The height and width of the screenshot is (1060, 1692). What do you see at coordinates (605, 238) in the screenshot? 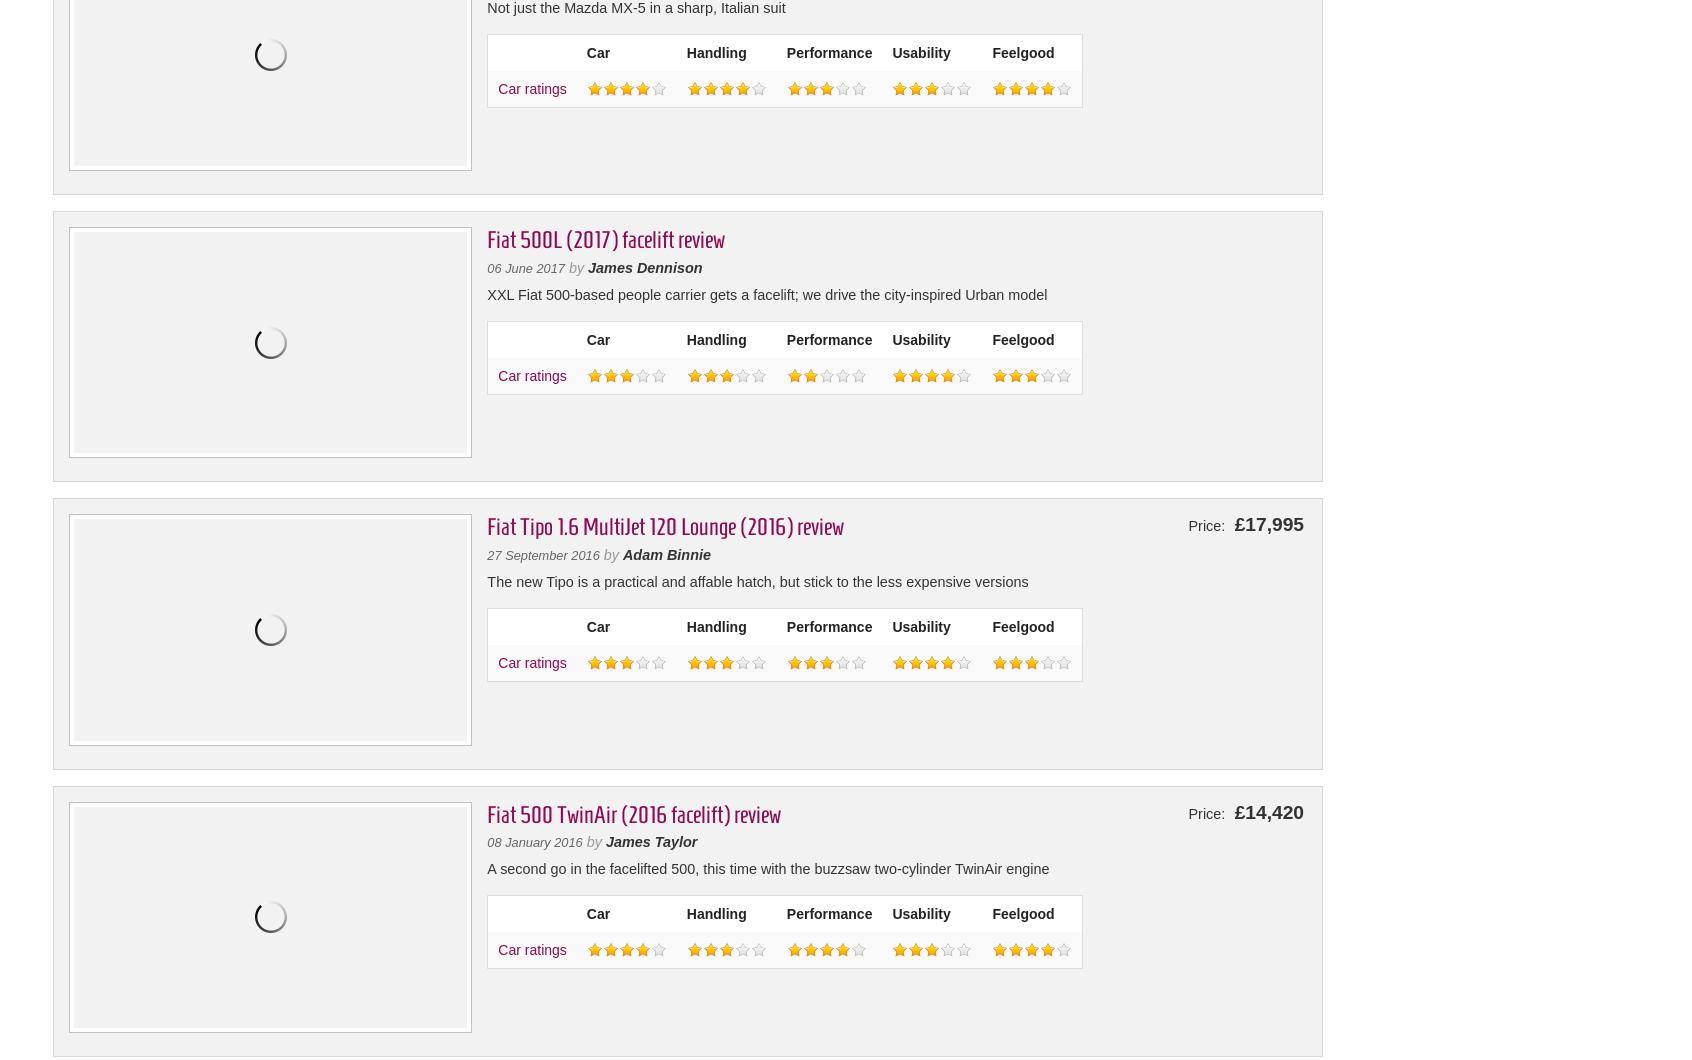
I see `'Fiat 500L (2017) facelift review'` at bounding box center [605, 238].